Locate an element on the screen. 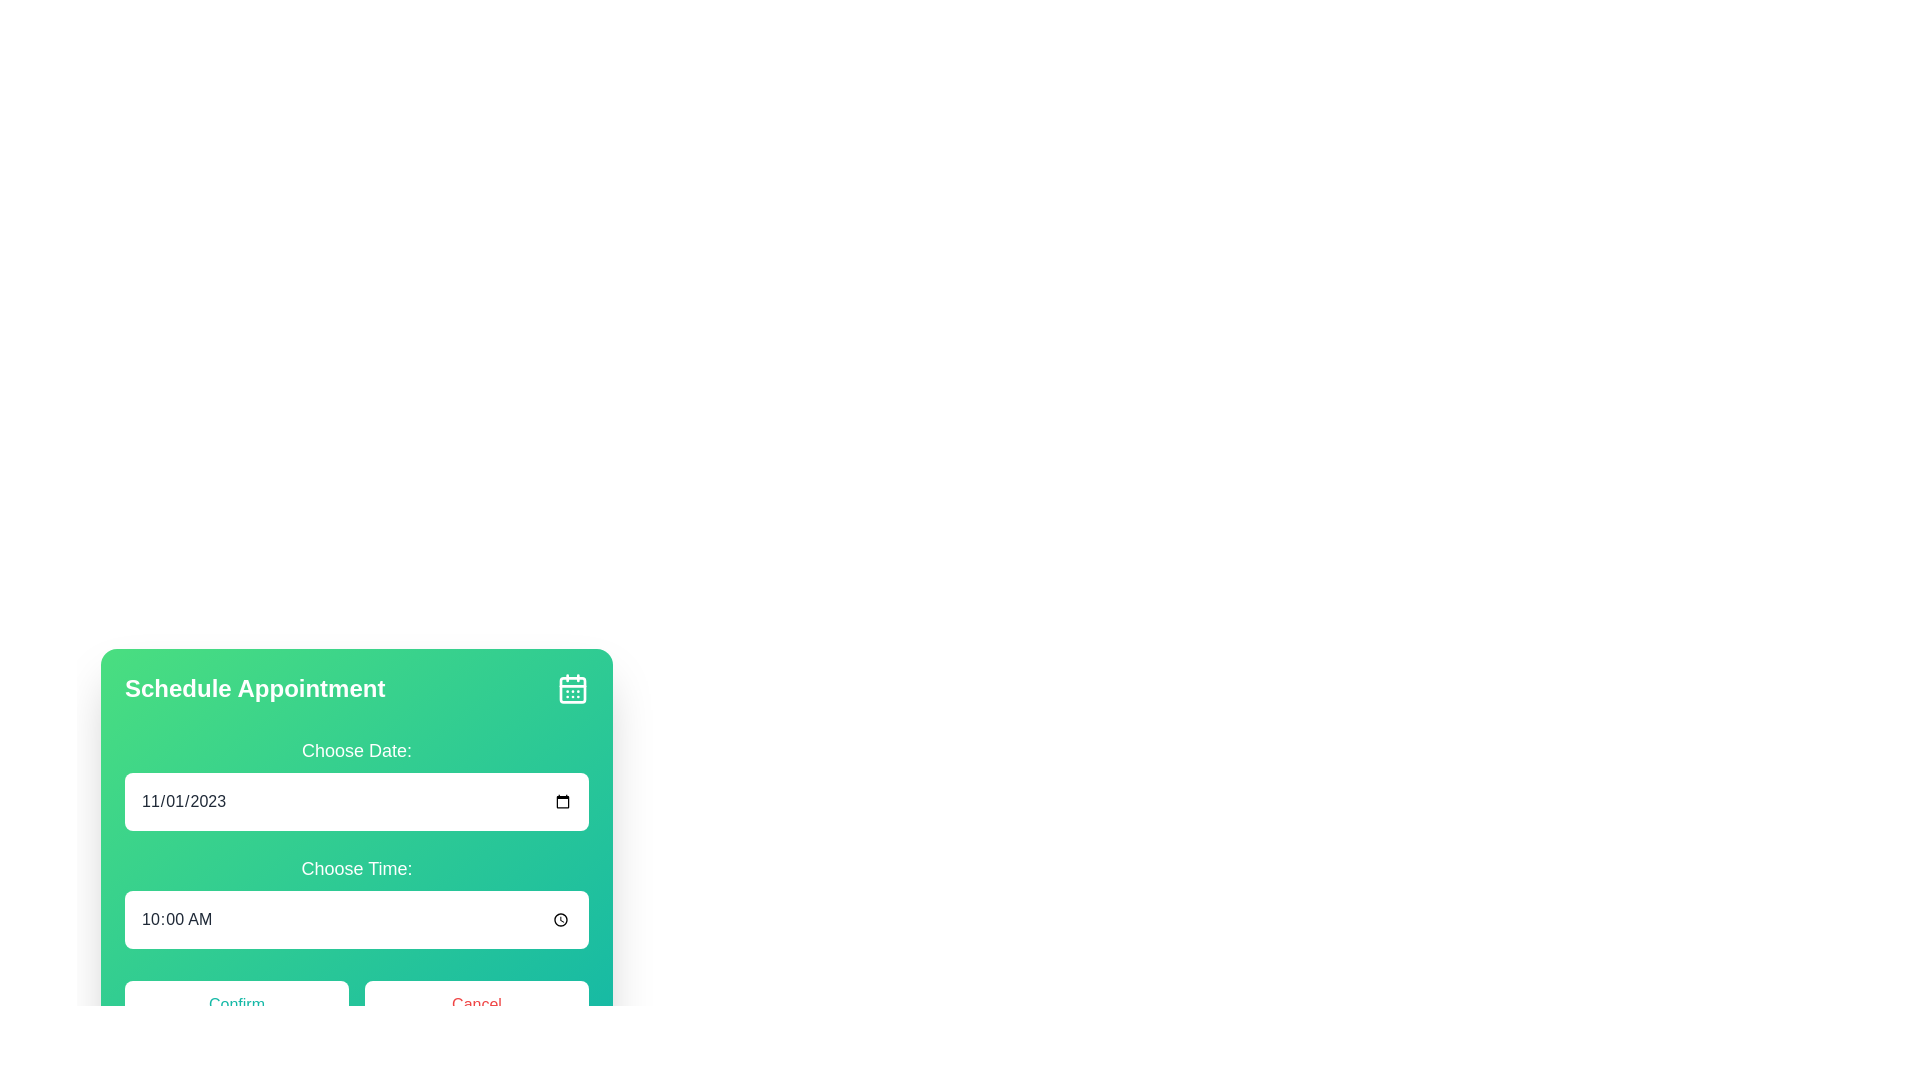 The height and width of the screenshot is (1080, 1920). the 'Confirm' button, which is a rectangular button with rounded corners, a white background, and teal text, located at the bottom of the 'Schedule Appointment' form is located at coordinates (236, 1005).